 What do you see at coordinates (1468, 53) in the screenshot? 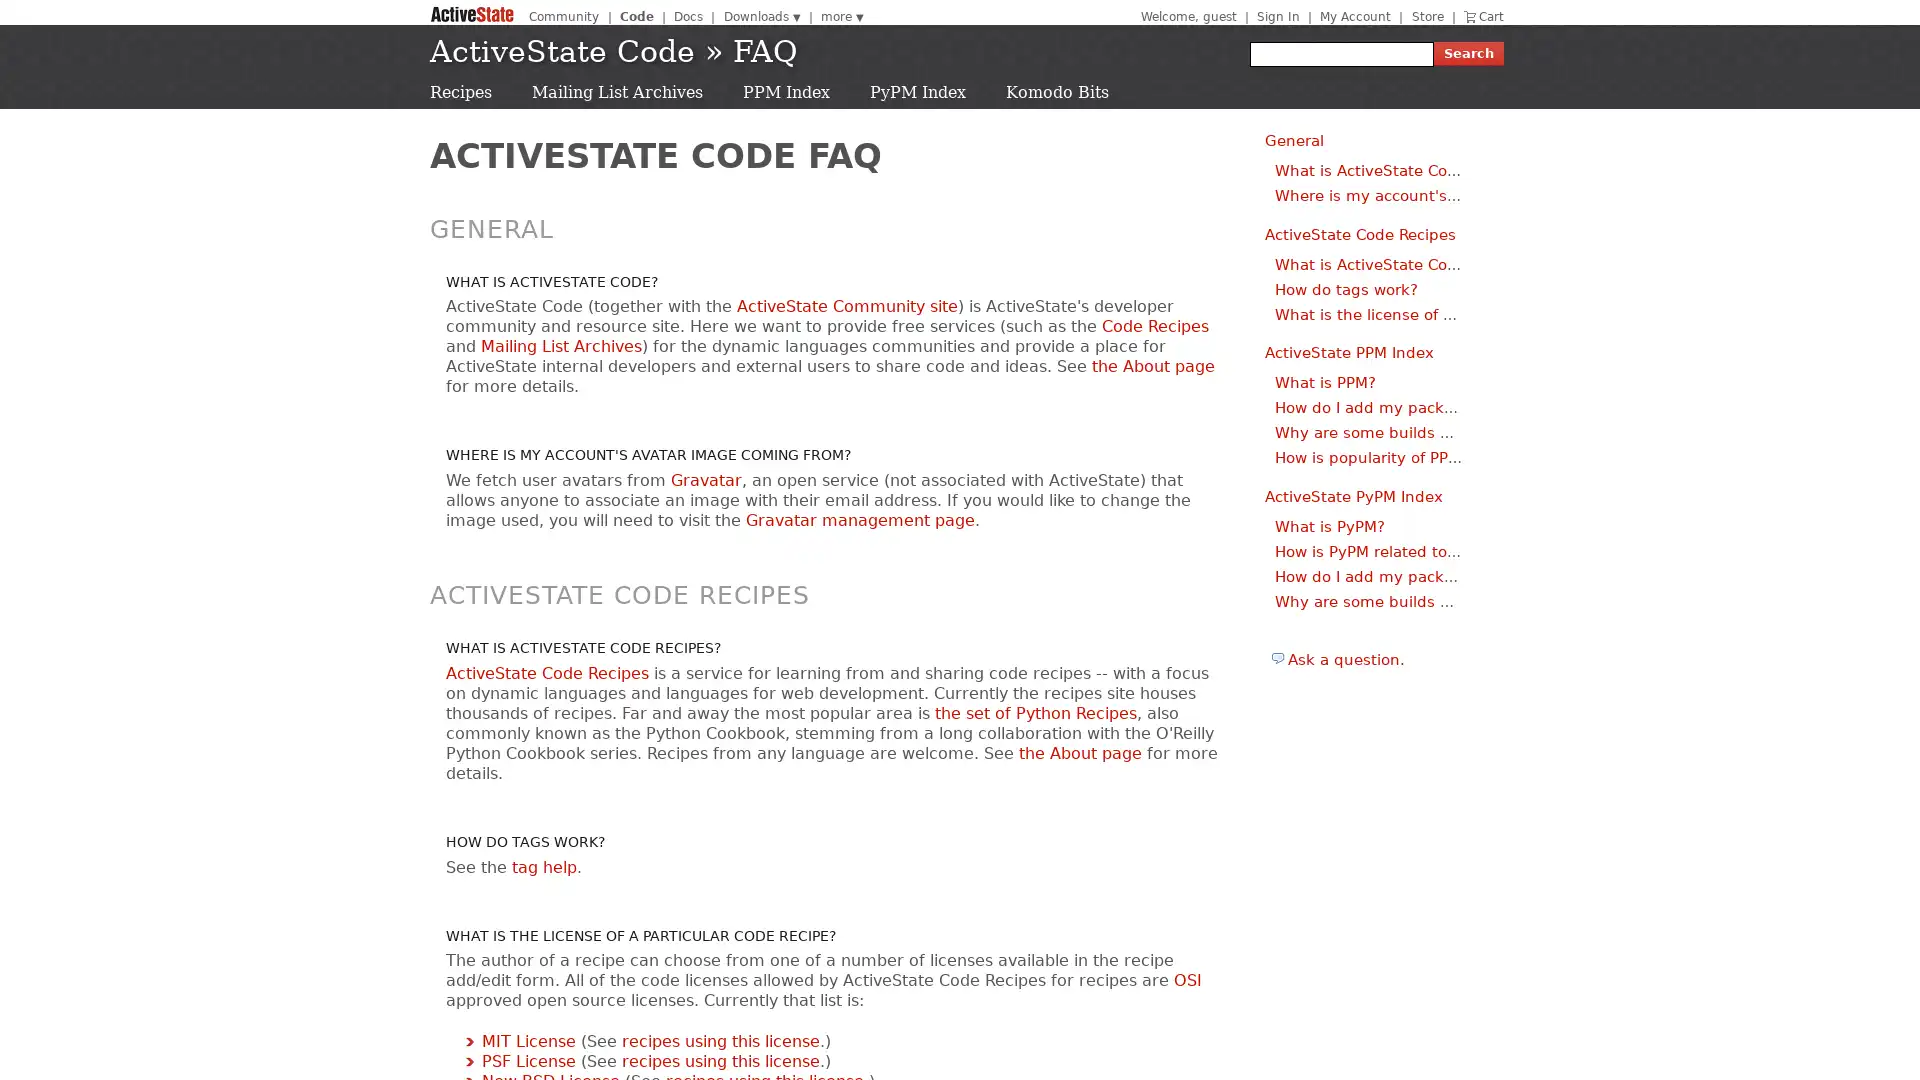
I see `Search` at bounding box center [1468, 53].